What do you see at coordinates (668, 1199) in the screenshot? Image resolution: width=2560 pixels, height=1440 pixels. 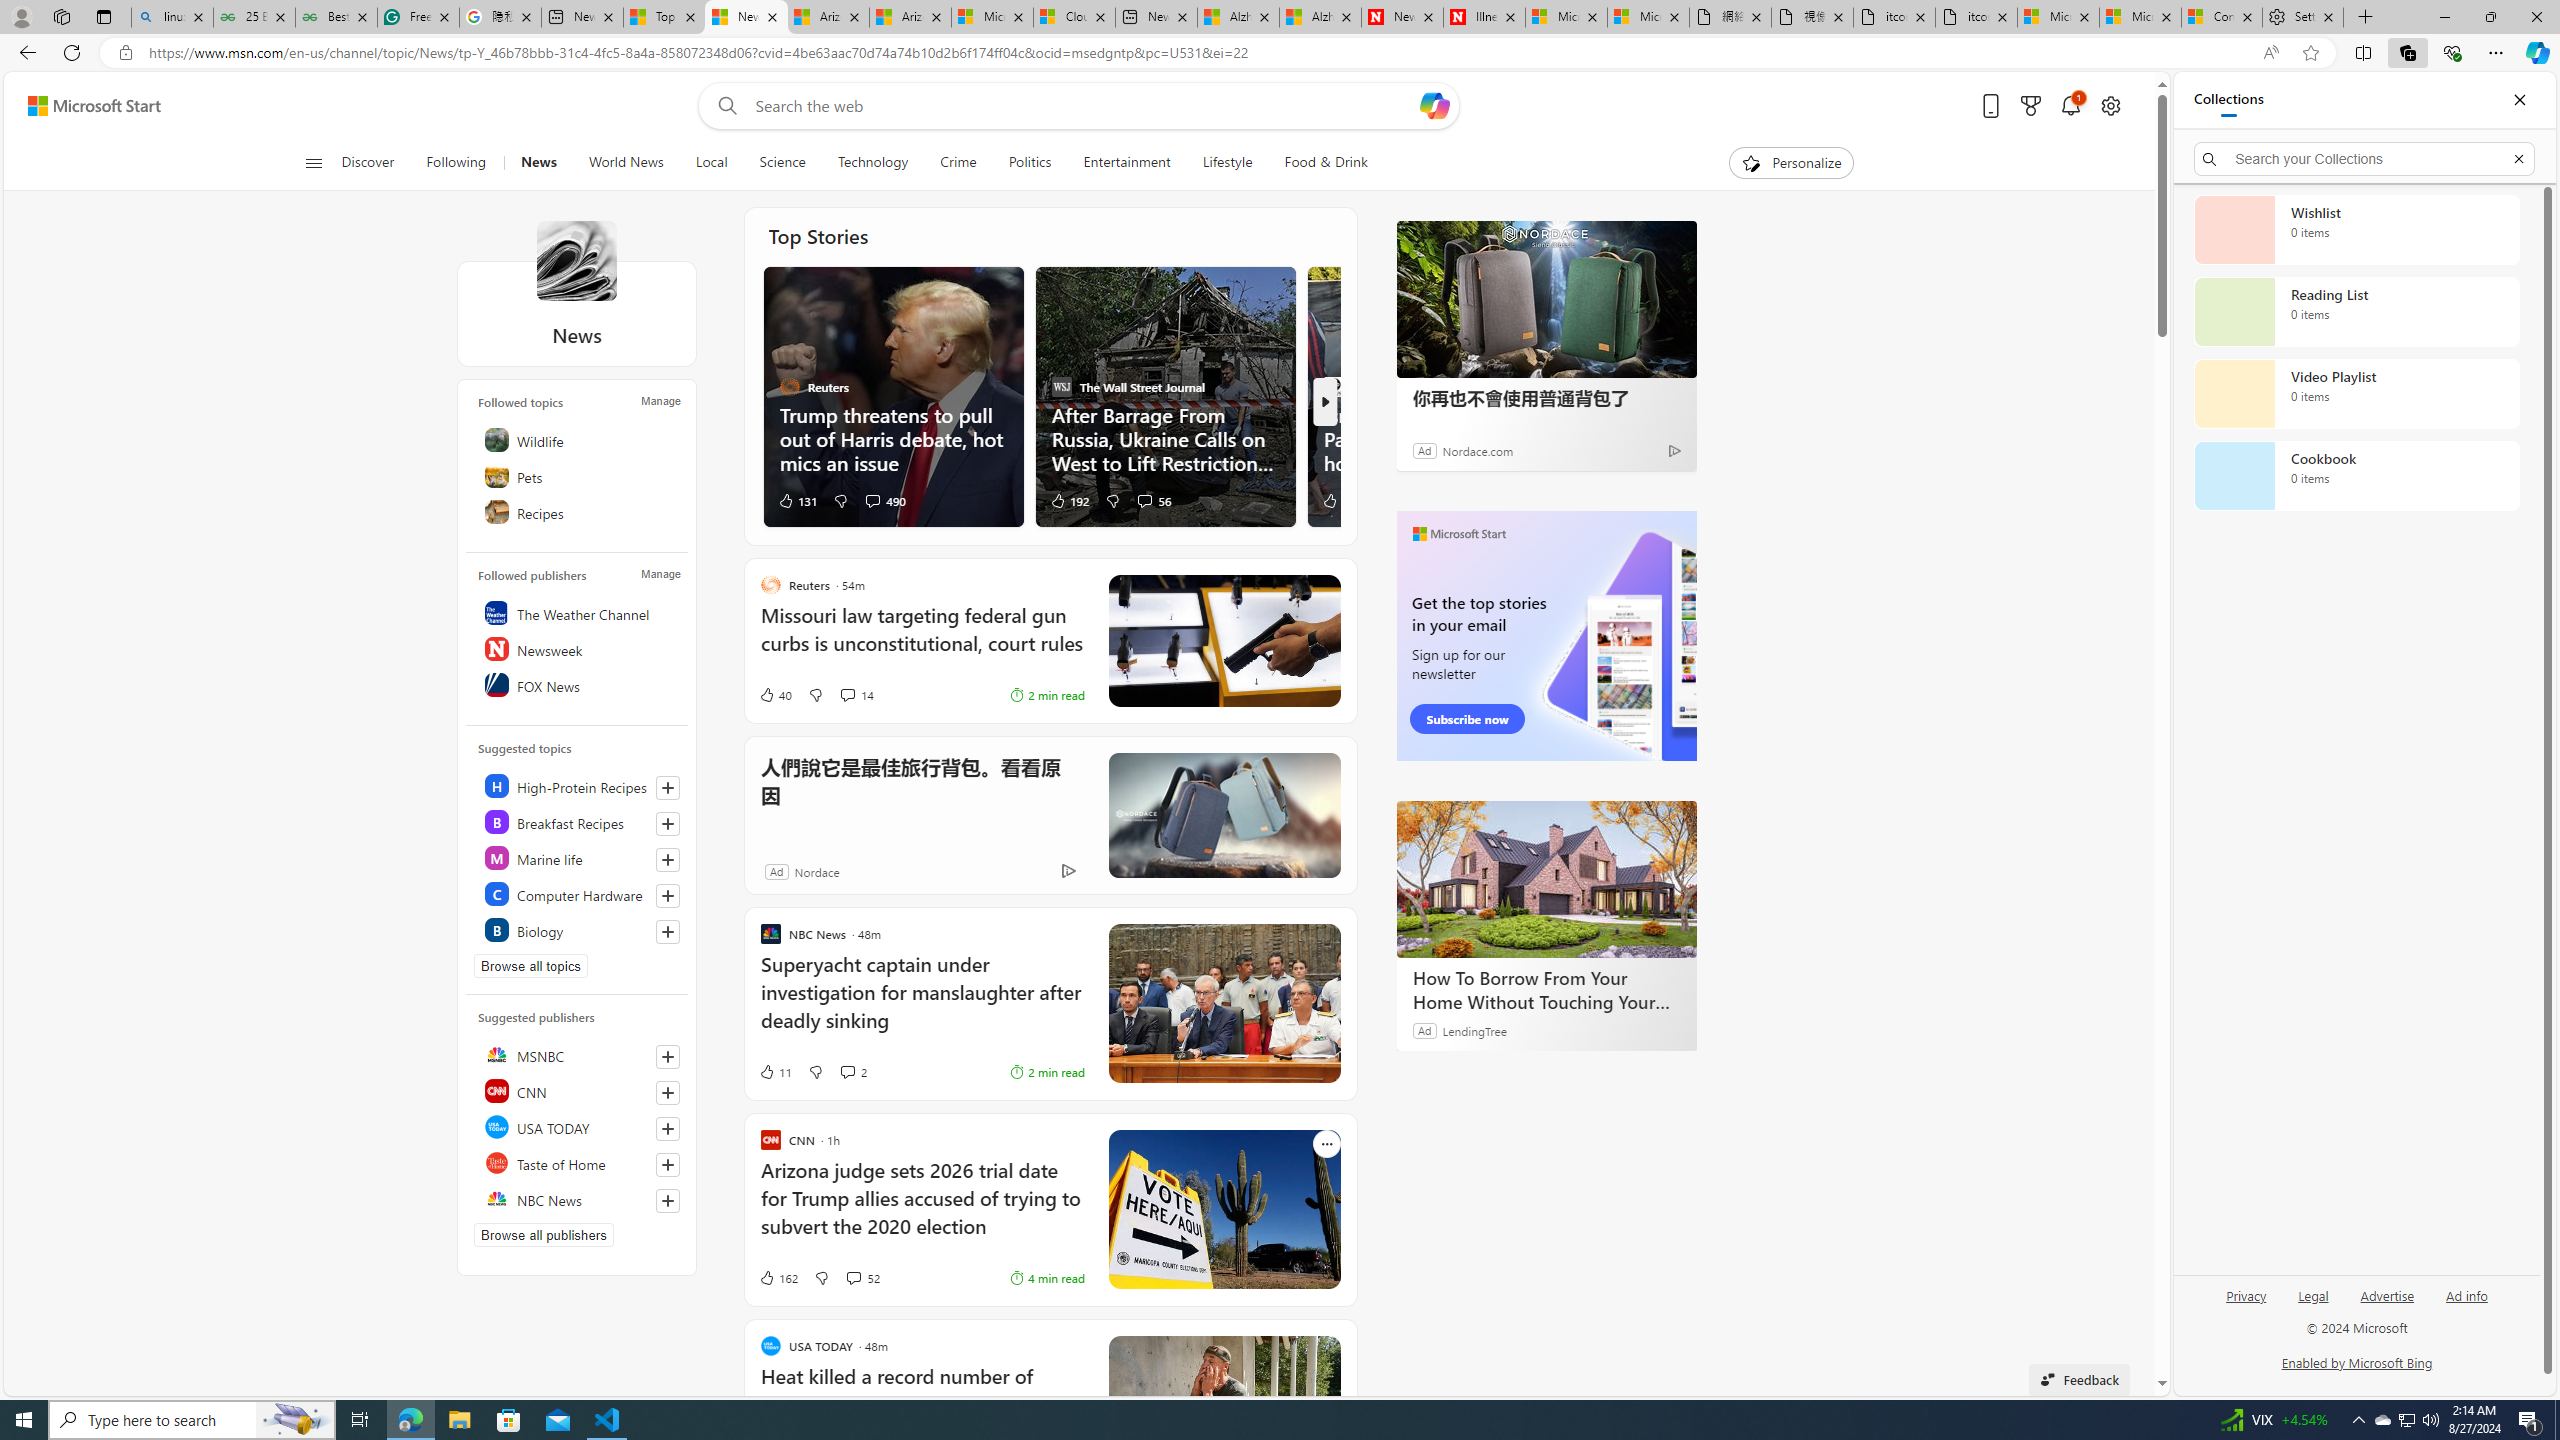 I see `'Follow this source'` at bounding box center [668, 1199].